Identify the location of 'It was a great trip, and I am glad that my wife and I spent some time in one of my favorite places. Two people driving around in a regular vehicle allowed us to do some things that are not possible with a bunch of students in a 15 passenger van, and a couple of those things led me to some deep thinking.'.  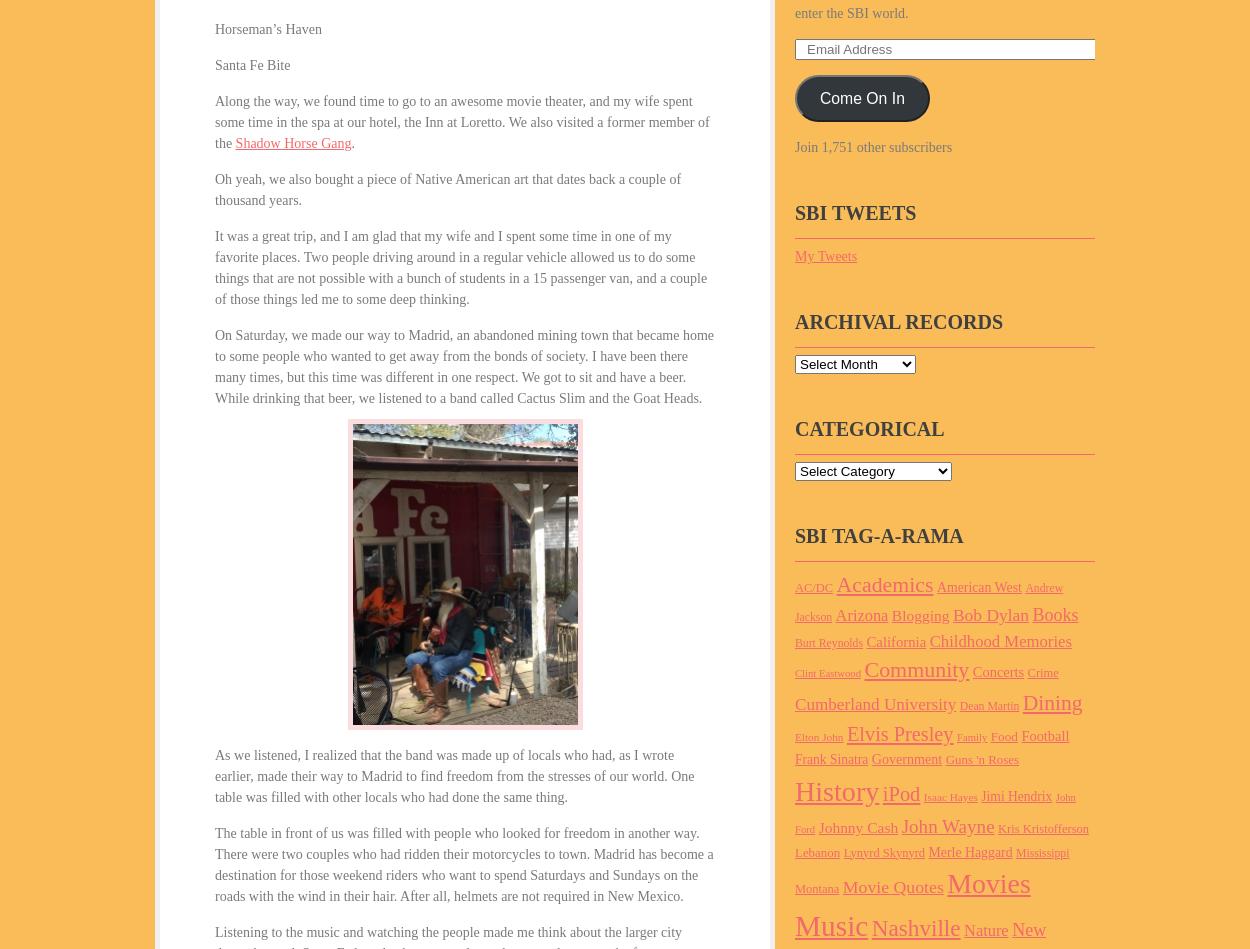
(460, 266).